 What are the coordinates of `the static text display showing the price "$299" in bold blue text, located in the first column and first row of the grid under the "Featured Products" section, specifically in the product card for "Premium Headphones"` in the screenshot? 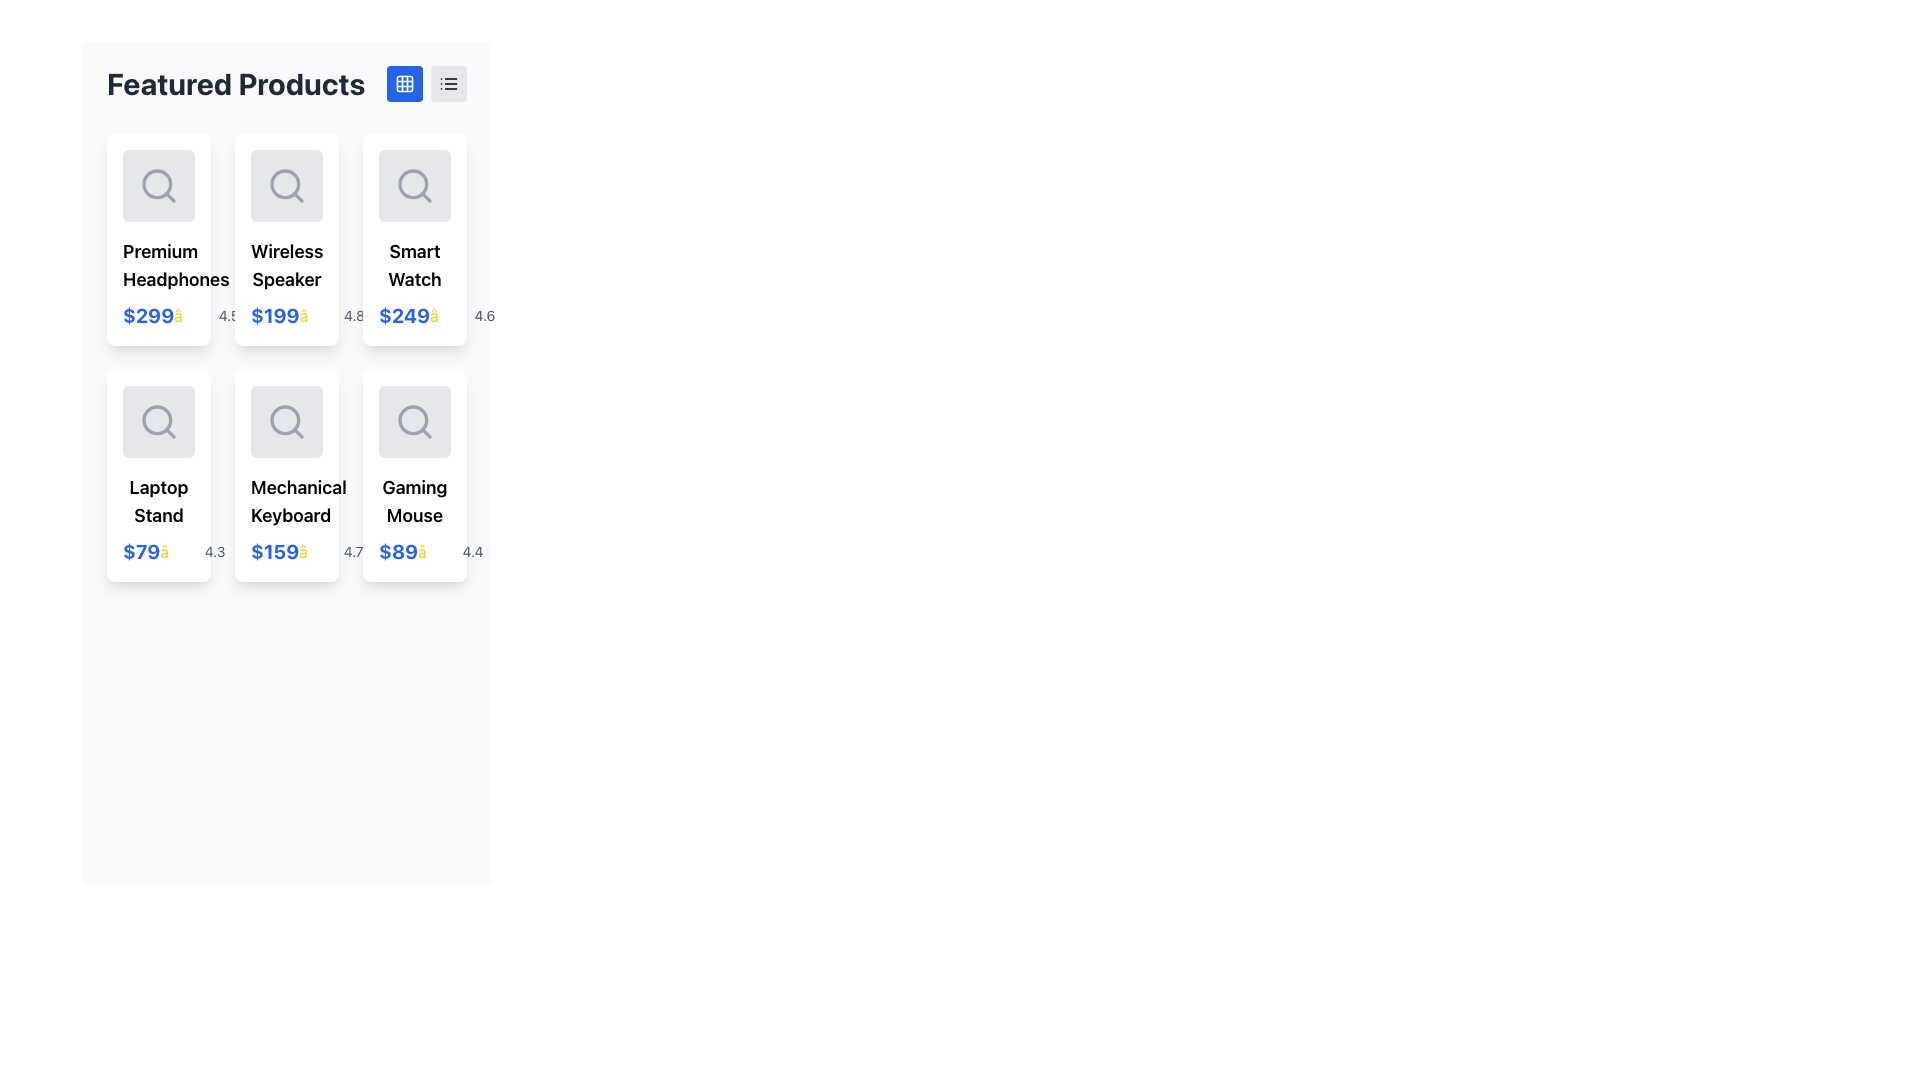 It's located at (147, 315).